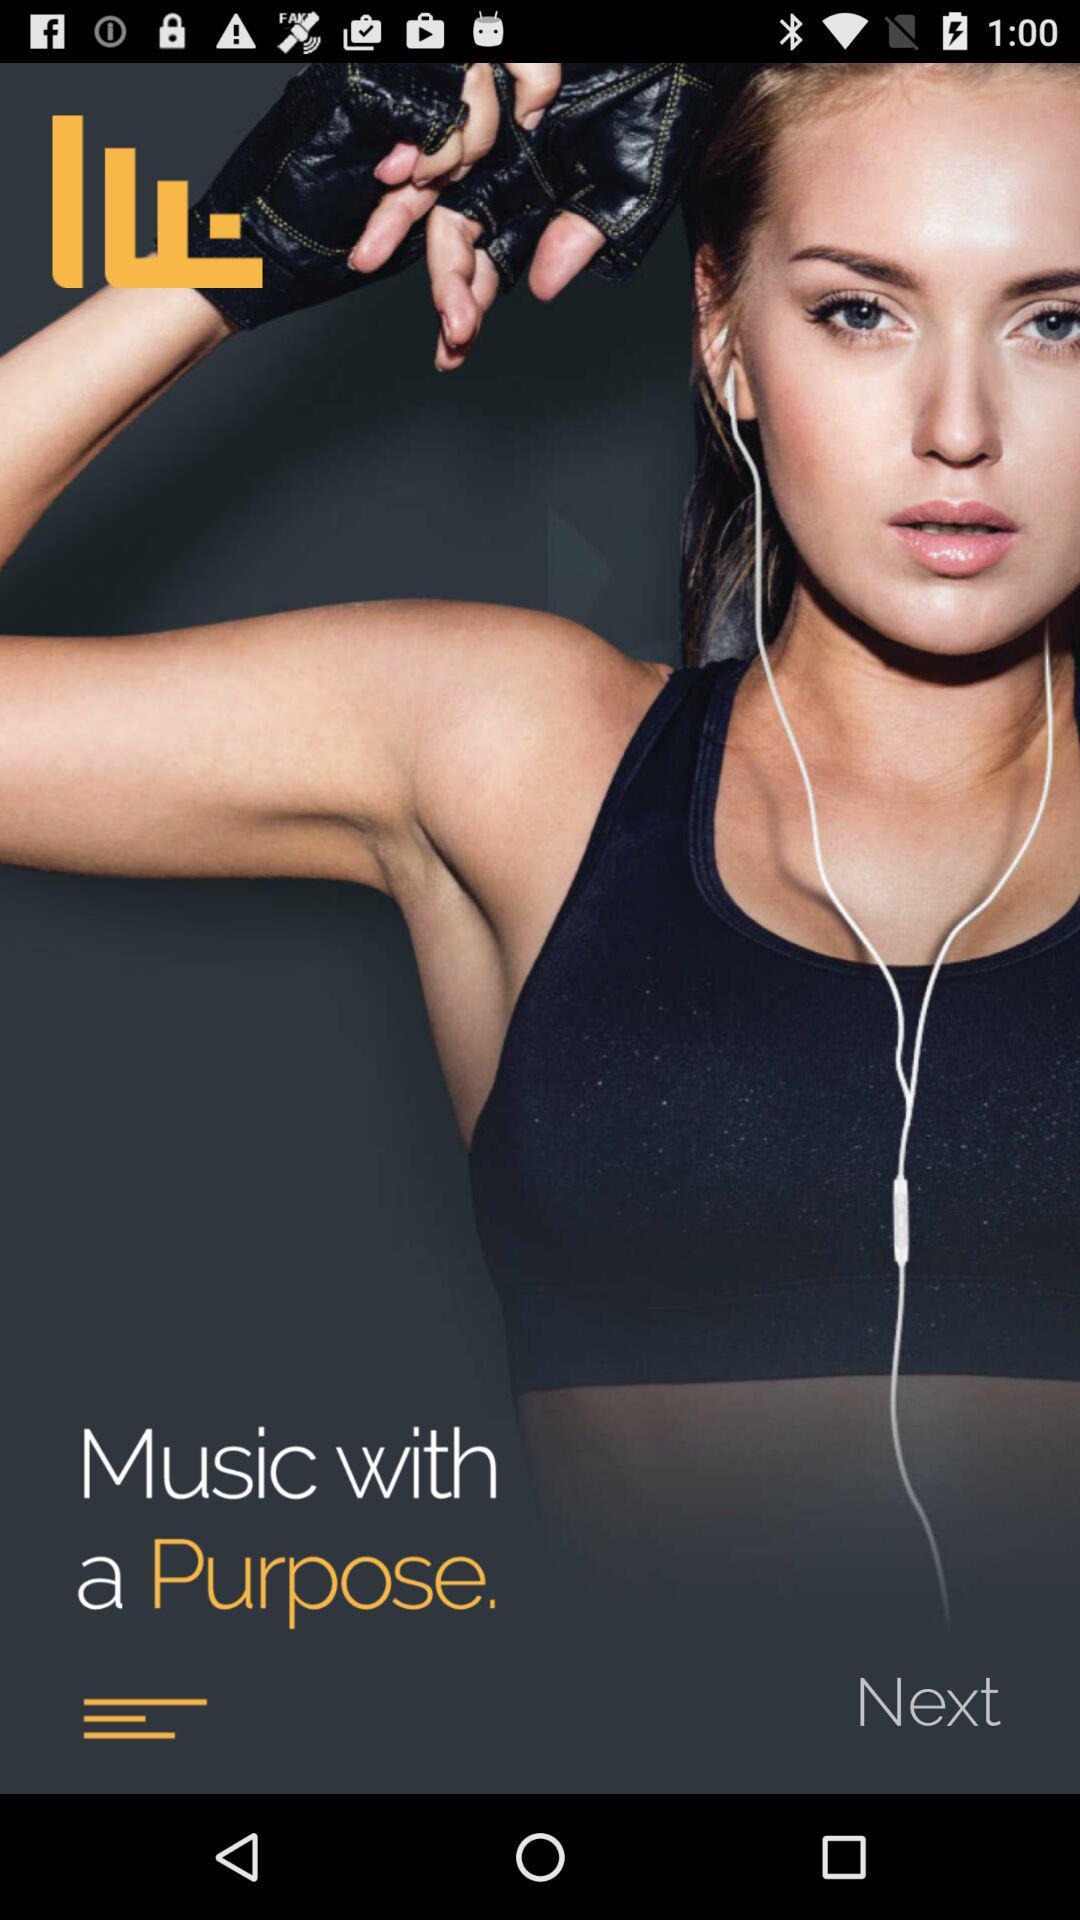 The image size is (1080, 1920). I want to click on article content, so click(143, 1717).